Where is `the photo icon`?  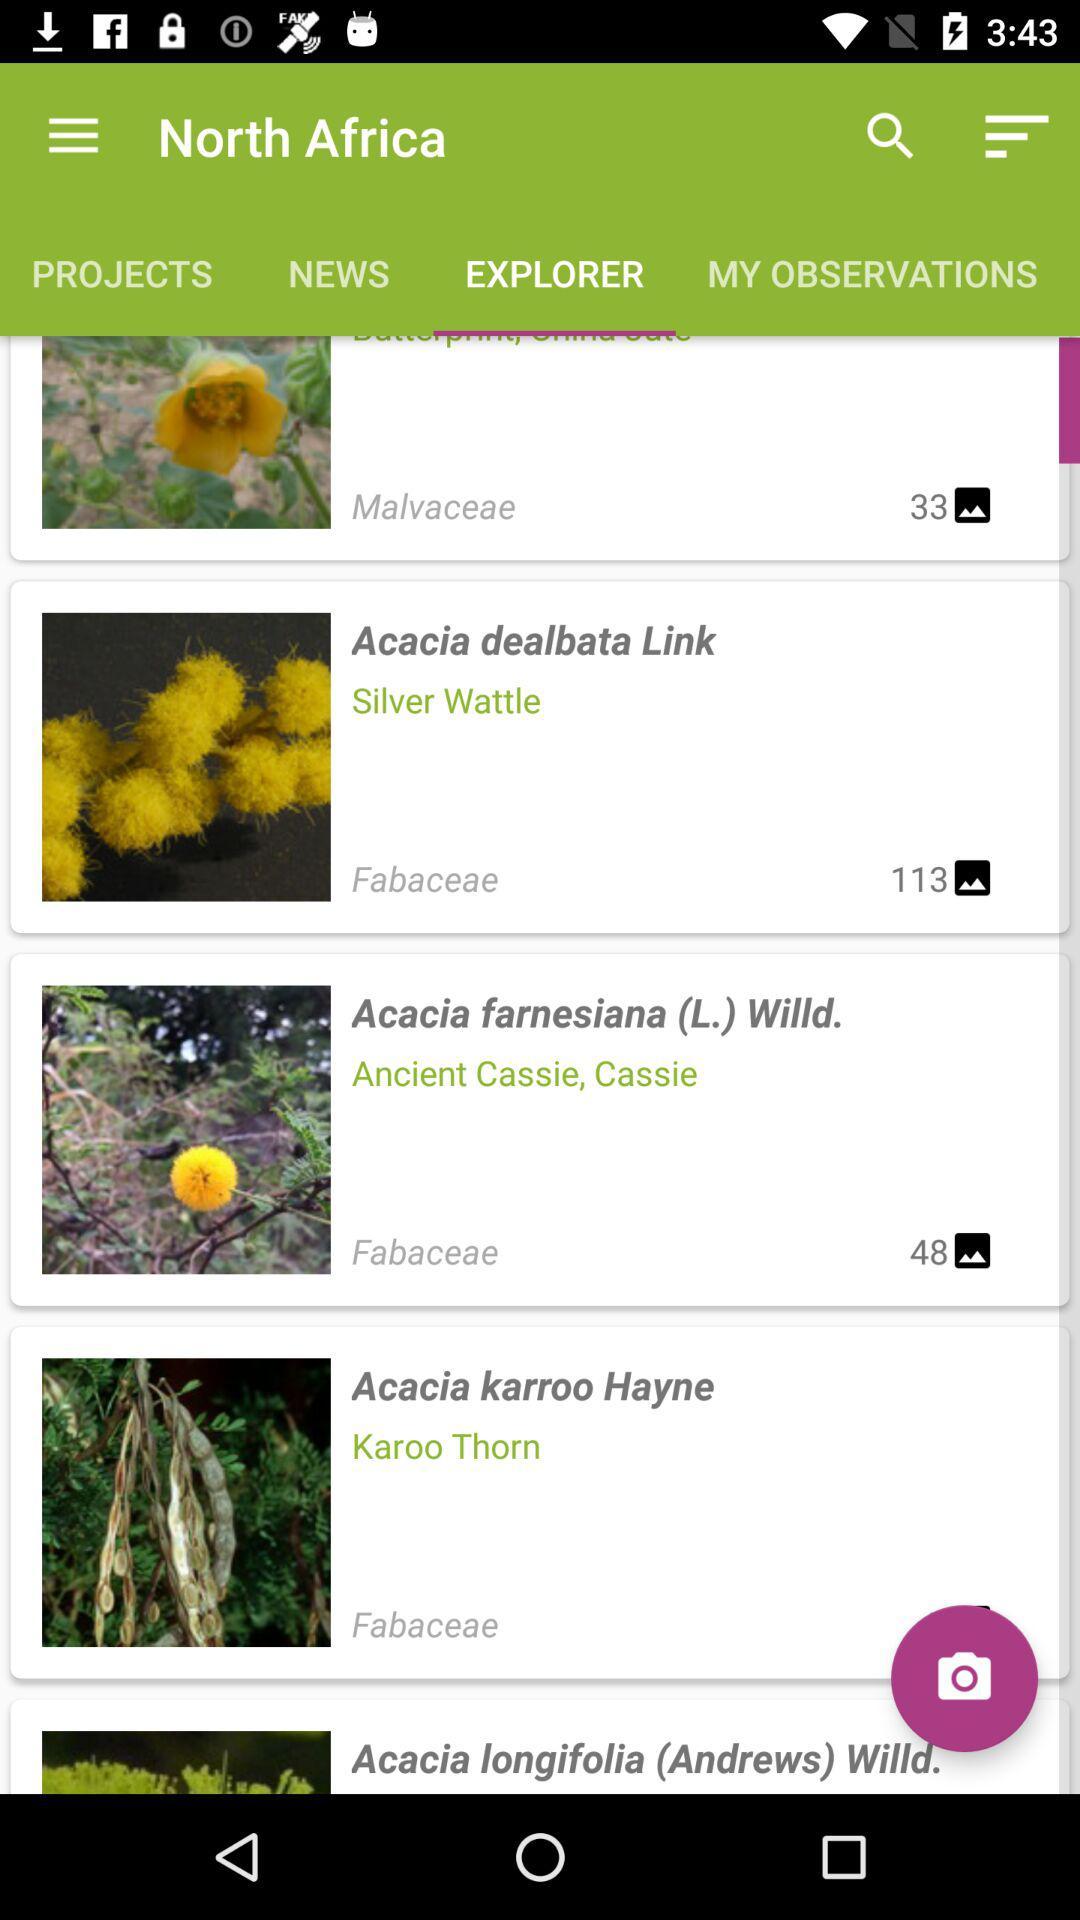
the photo icon is located at coordinates (963, 1678).